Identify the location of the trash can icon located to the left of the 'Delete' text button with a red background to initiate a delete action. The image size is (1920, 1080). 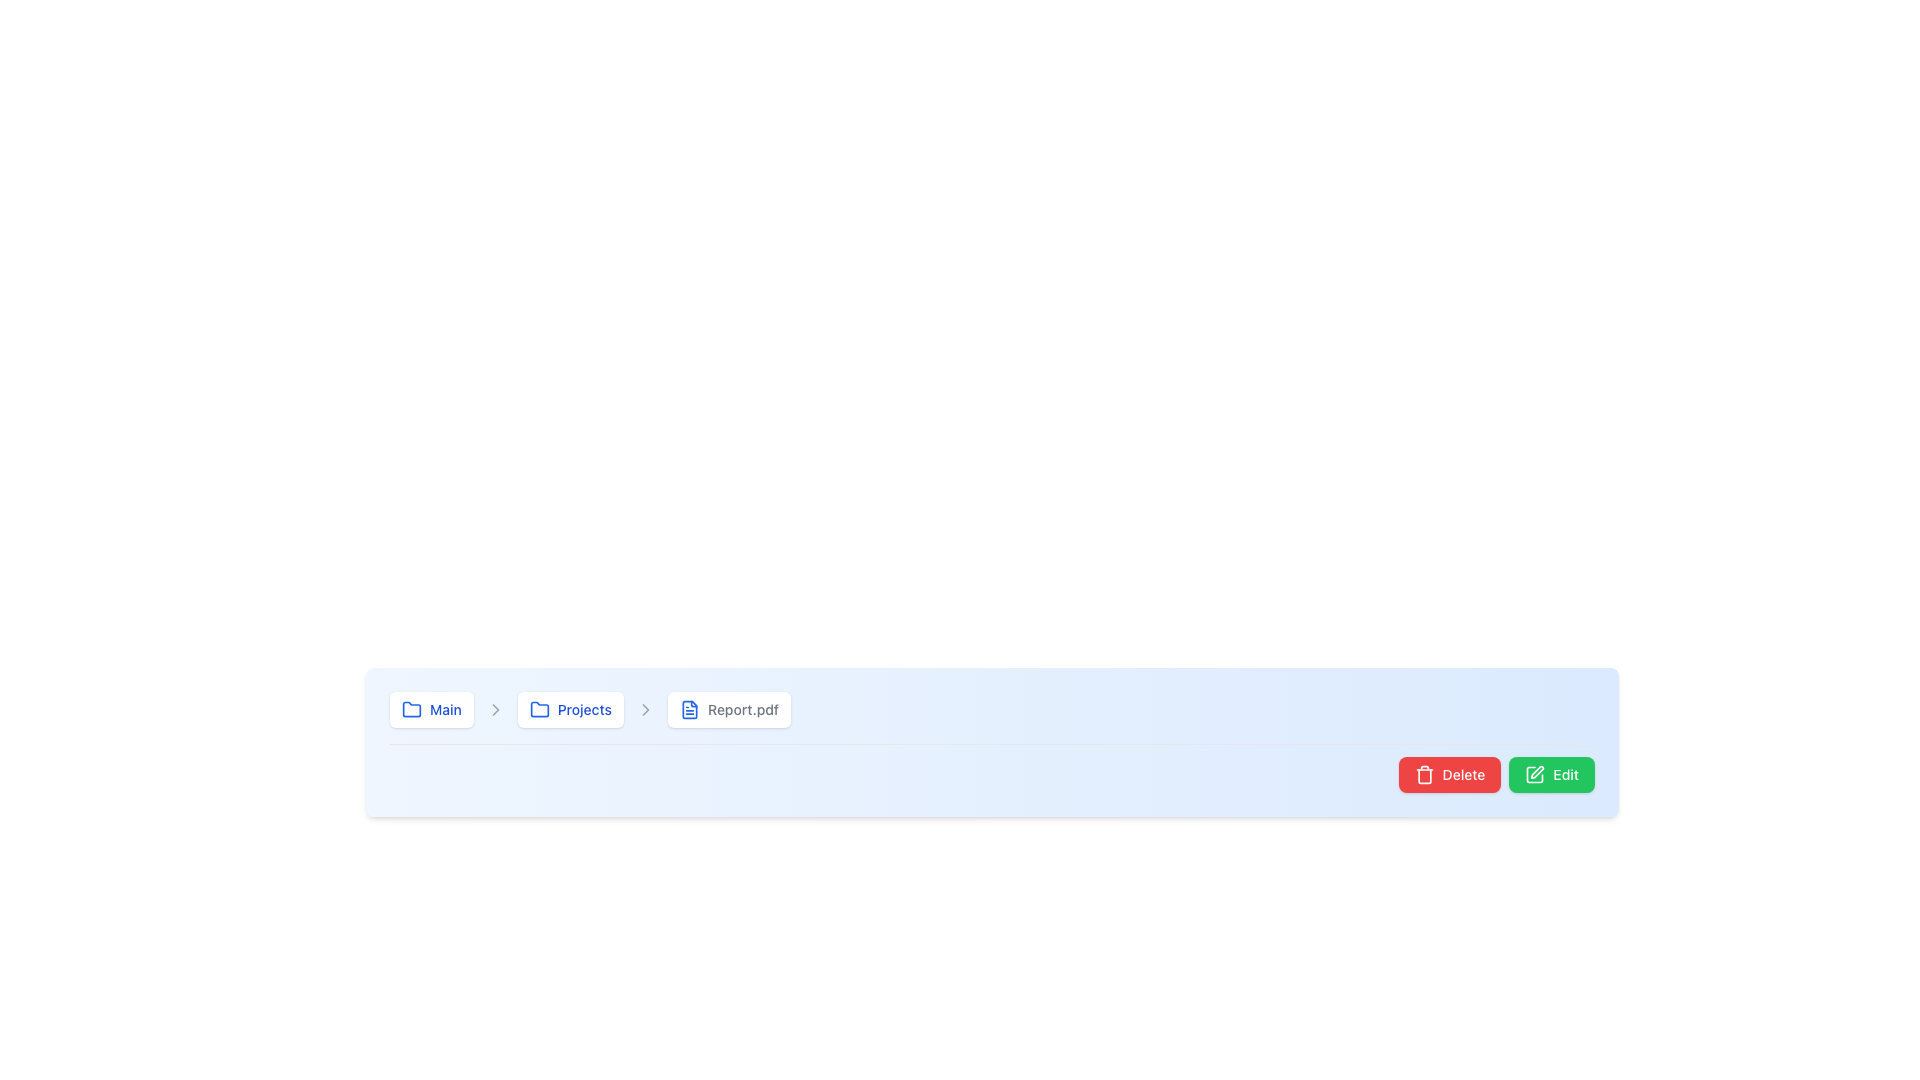
(1423, 774).